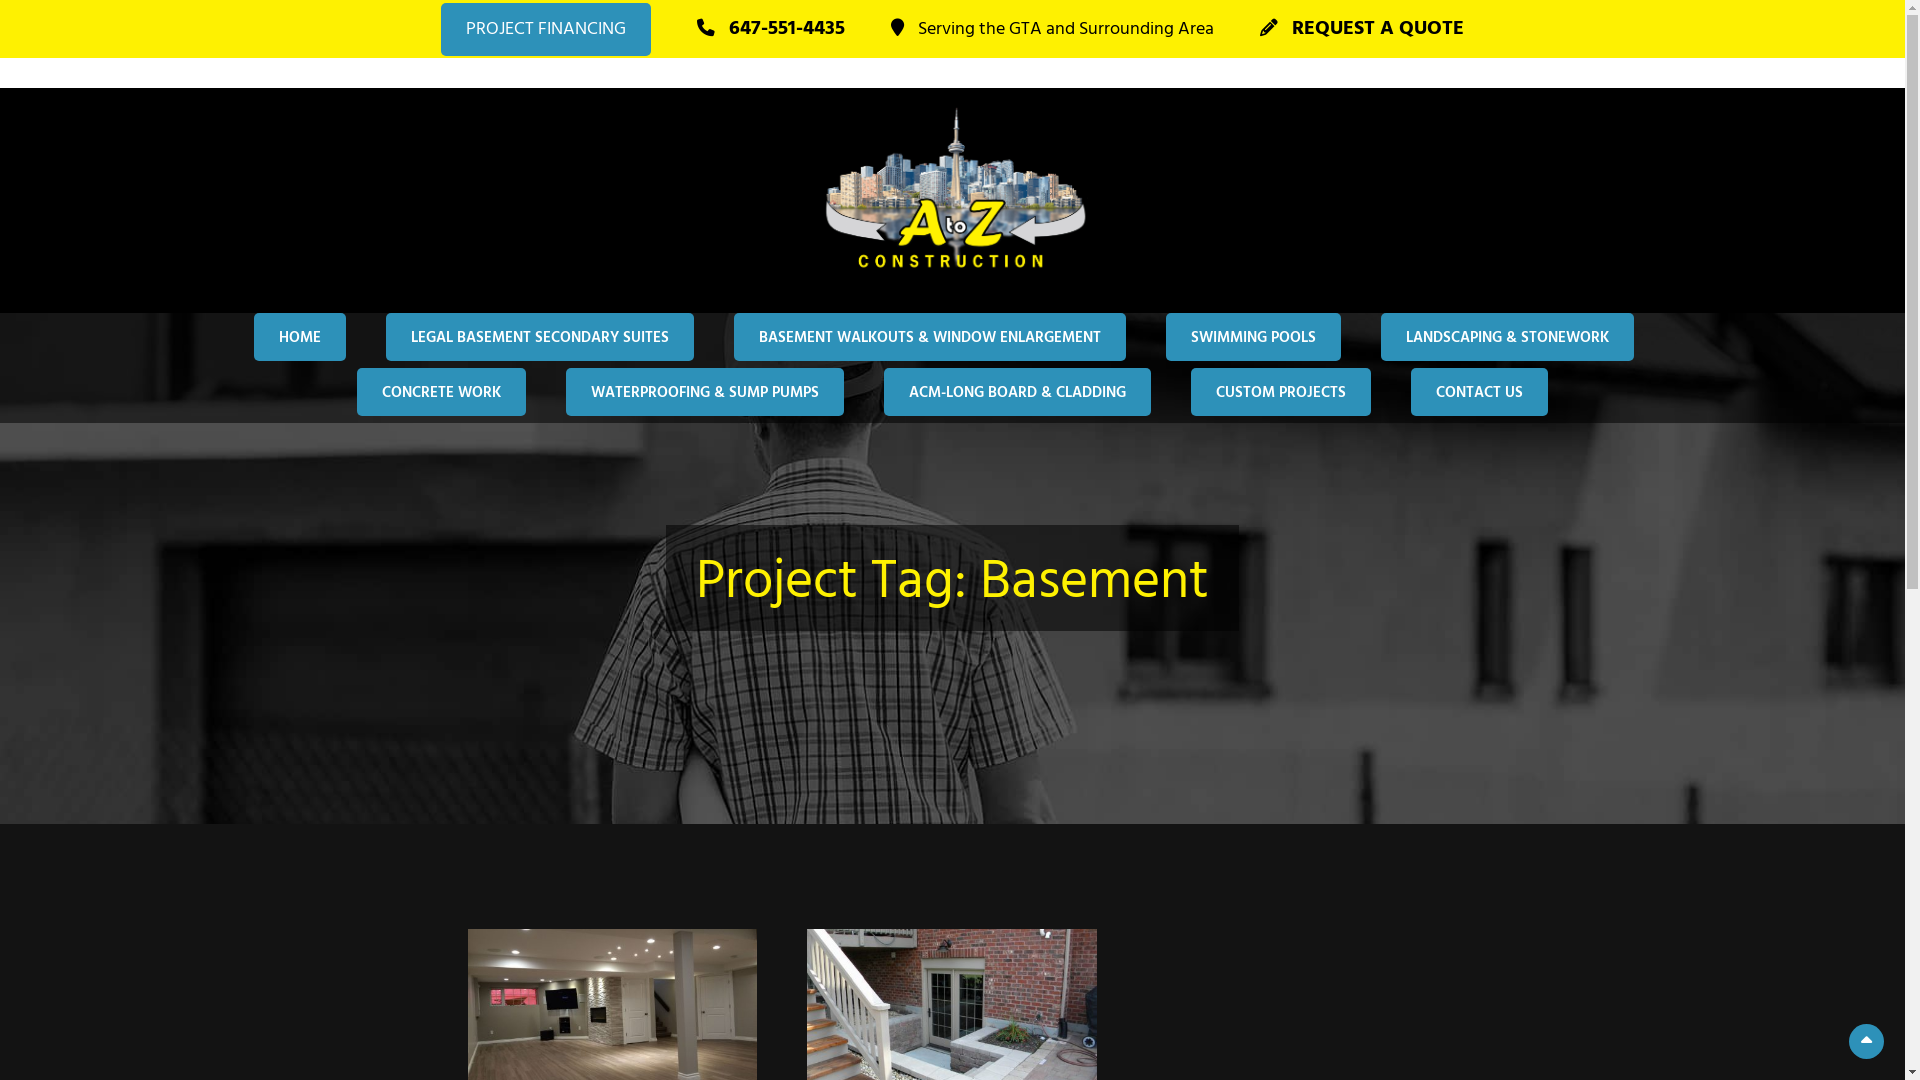 This screenshot has width=1920, height=1080. Describe the element at coordinates (1361, 29) in the screenshot. I see `'REQUEST A QUOTE'` at that location.